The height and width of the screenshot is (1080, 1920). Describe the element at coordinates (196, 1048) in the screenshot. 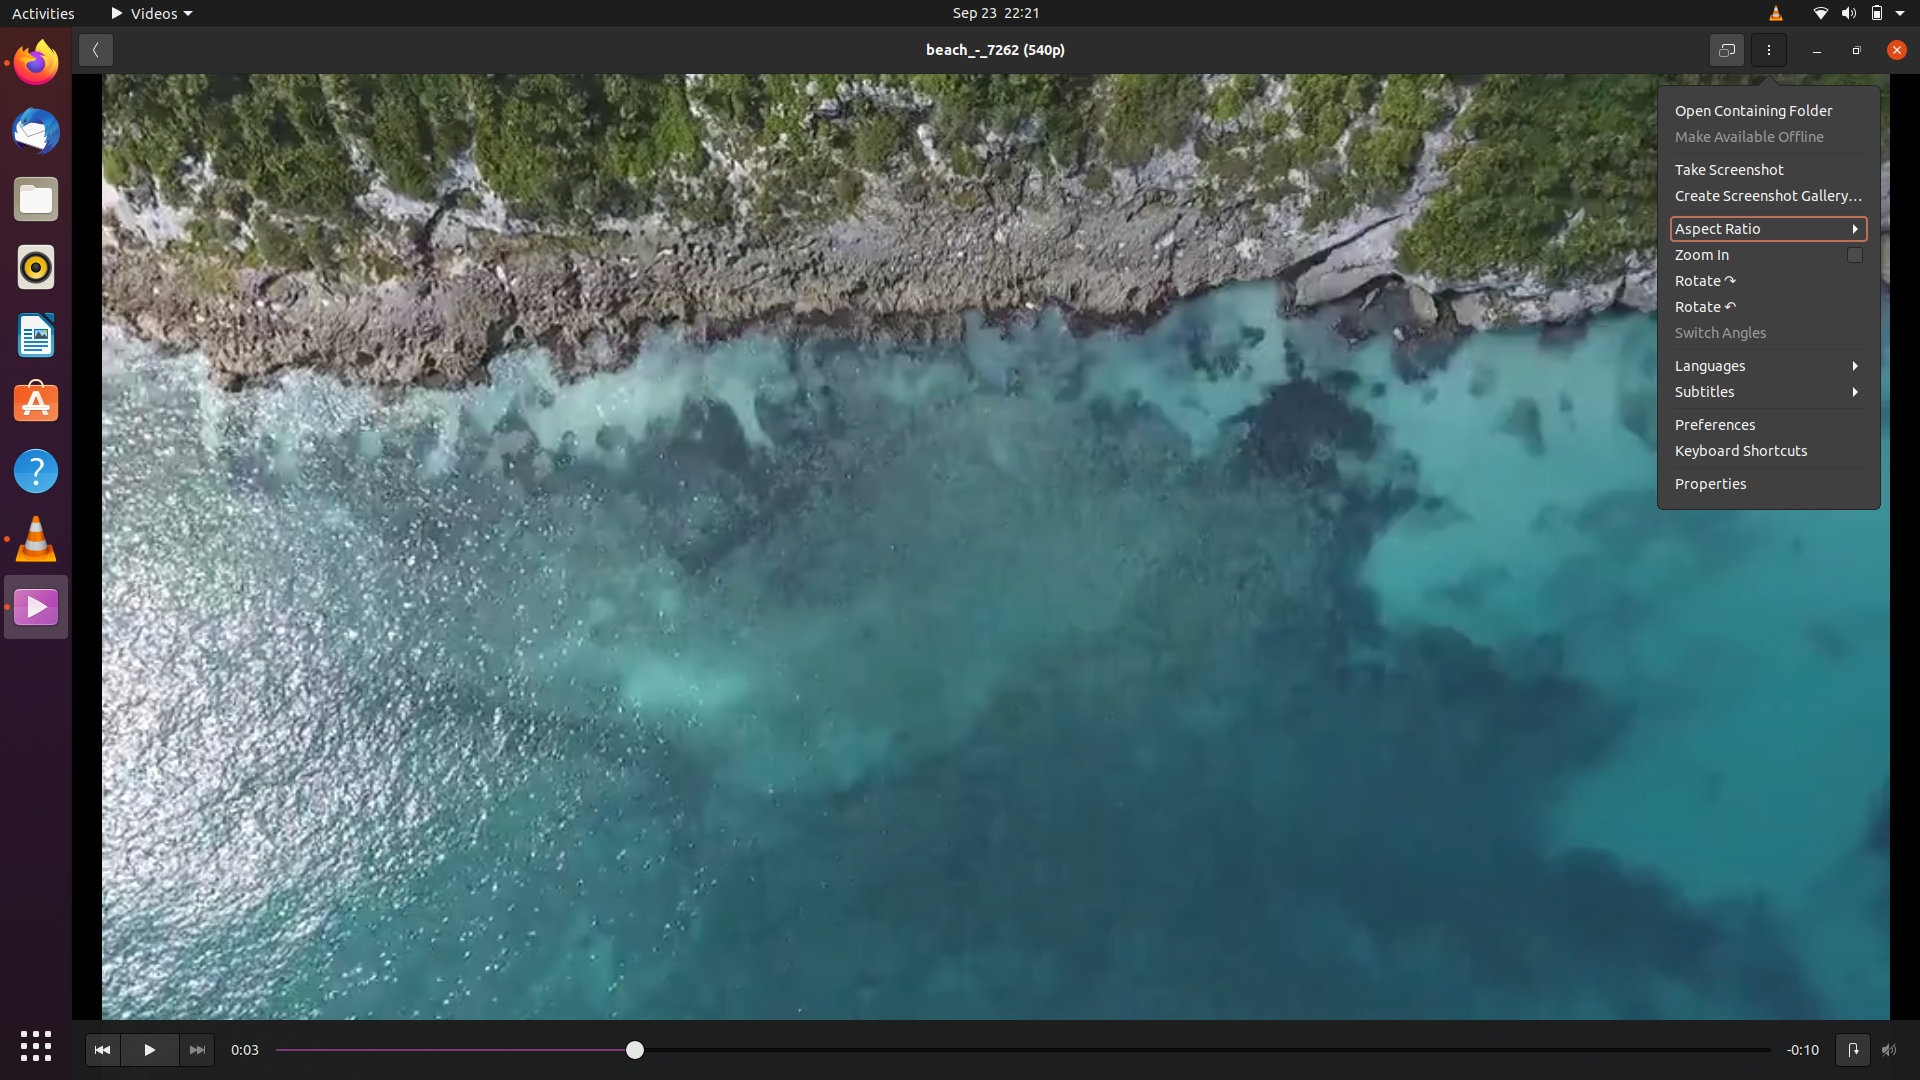

I see `Advance to the next item in the video playlist` at that location.